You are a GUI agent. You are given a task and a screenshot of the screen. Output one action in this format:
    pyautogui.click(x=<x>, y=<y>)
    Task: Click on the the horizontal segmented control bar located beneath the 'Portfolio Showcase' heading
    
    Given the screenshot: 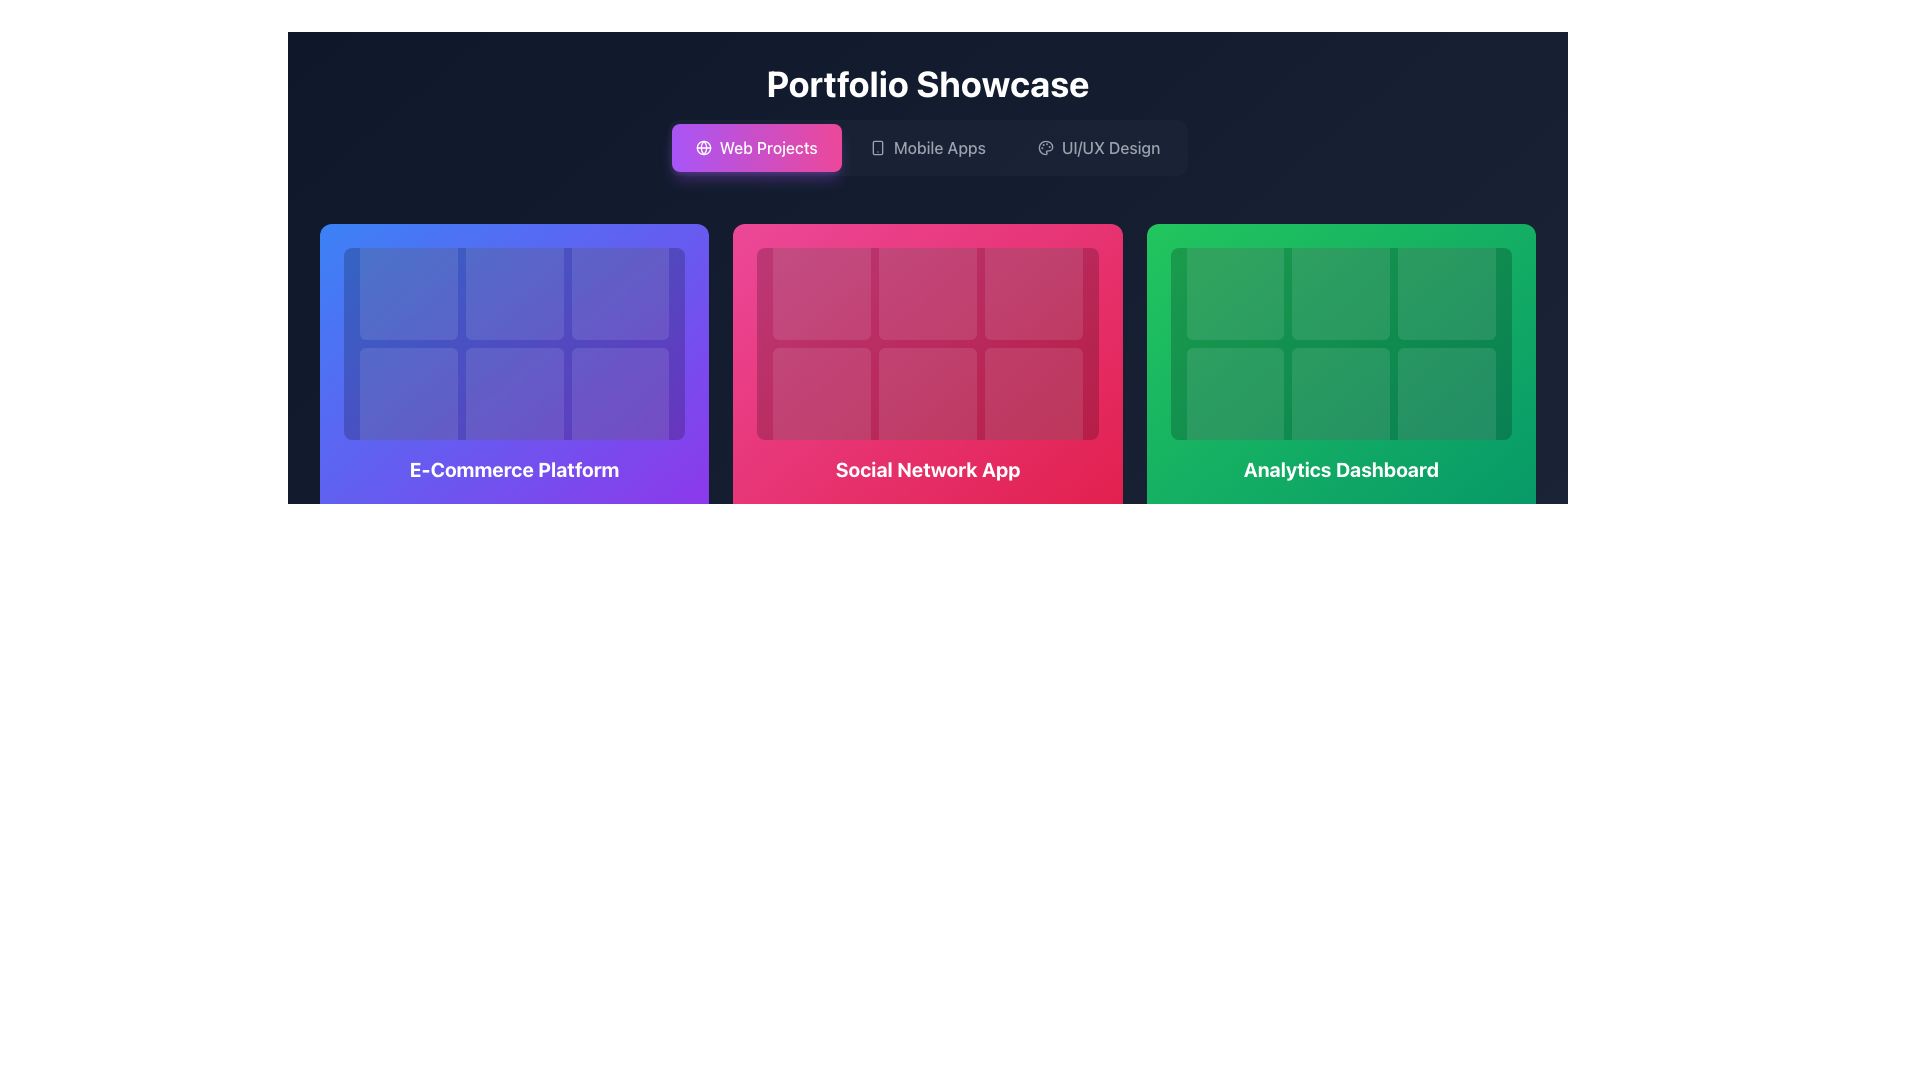 What is the action you would take?
    pyautogui.click(x=926, y=146)
    